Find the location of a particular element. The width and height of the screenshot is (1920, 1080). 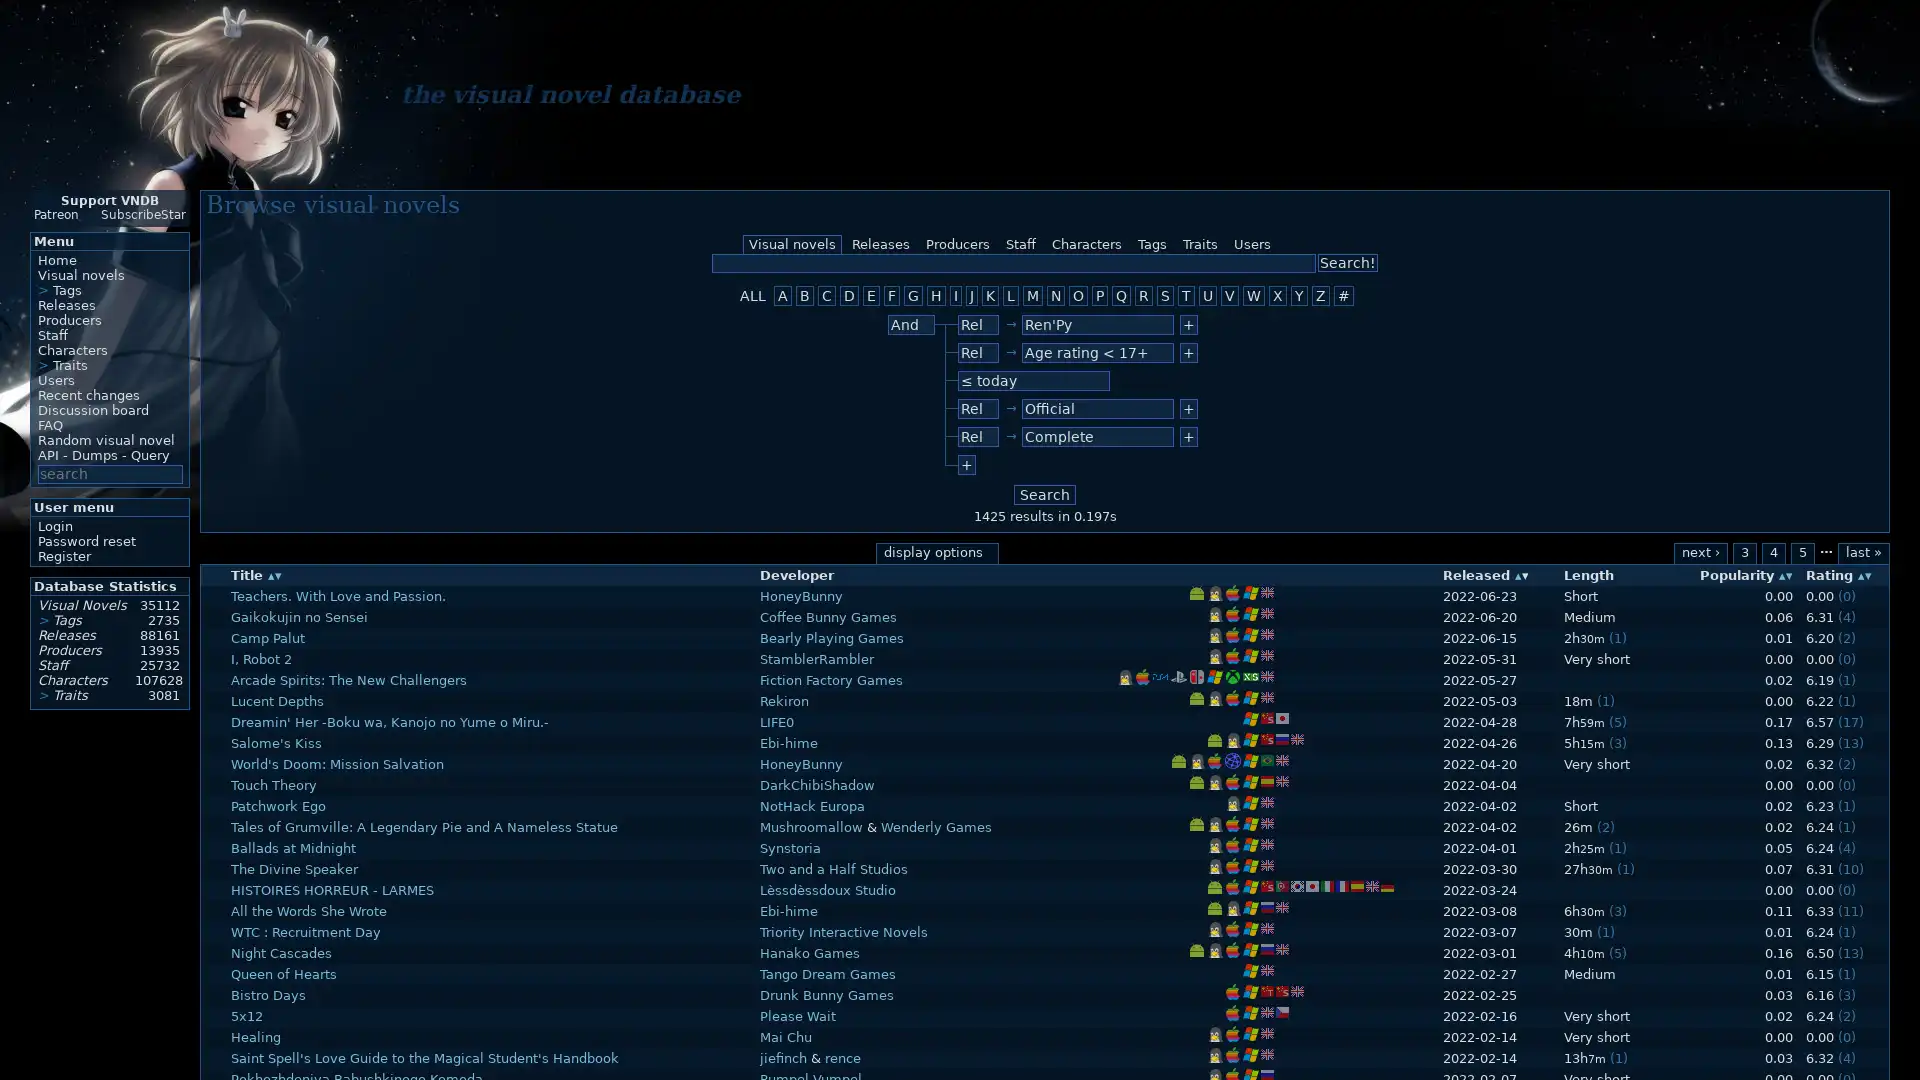

I is located at coordinates (954, 296).